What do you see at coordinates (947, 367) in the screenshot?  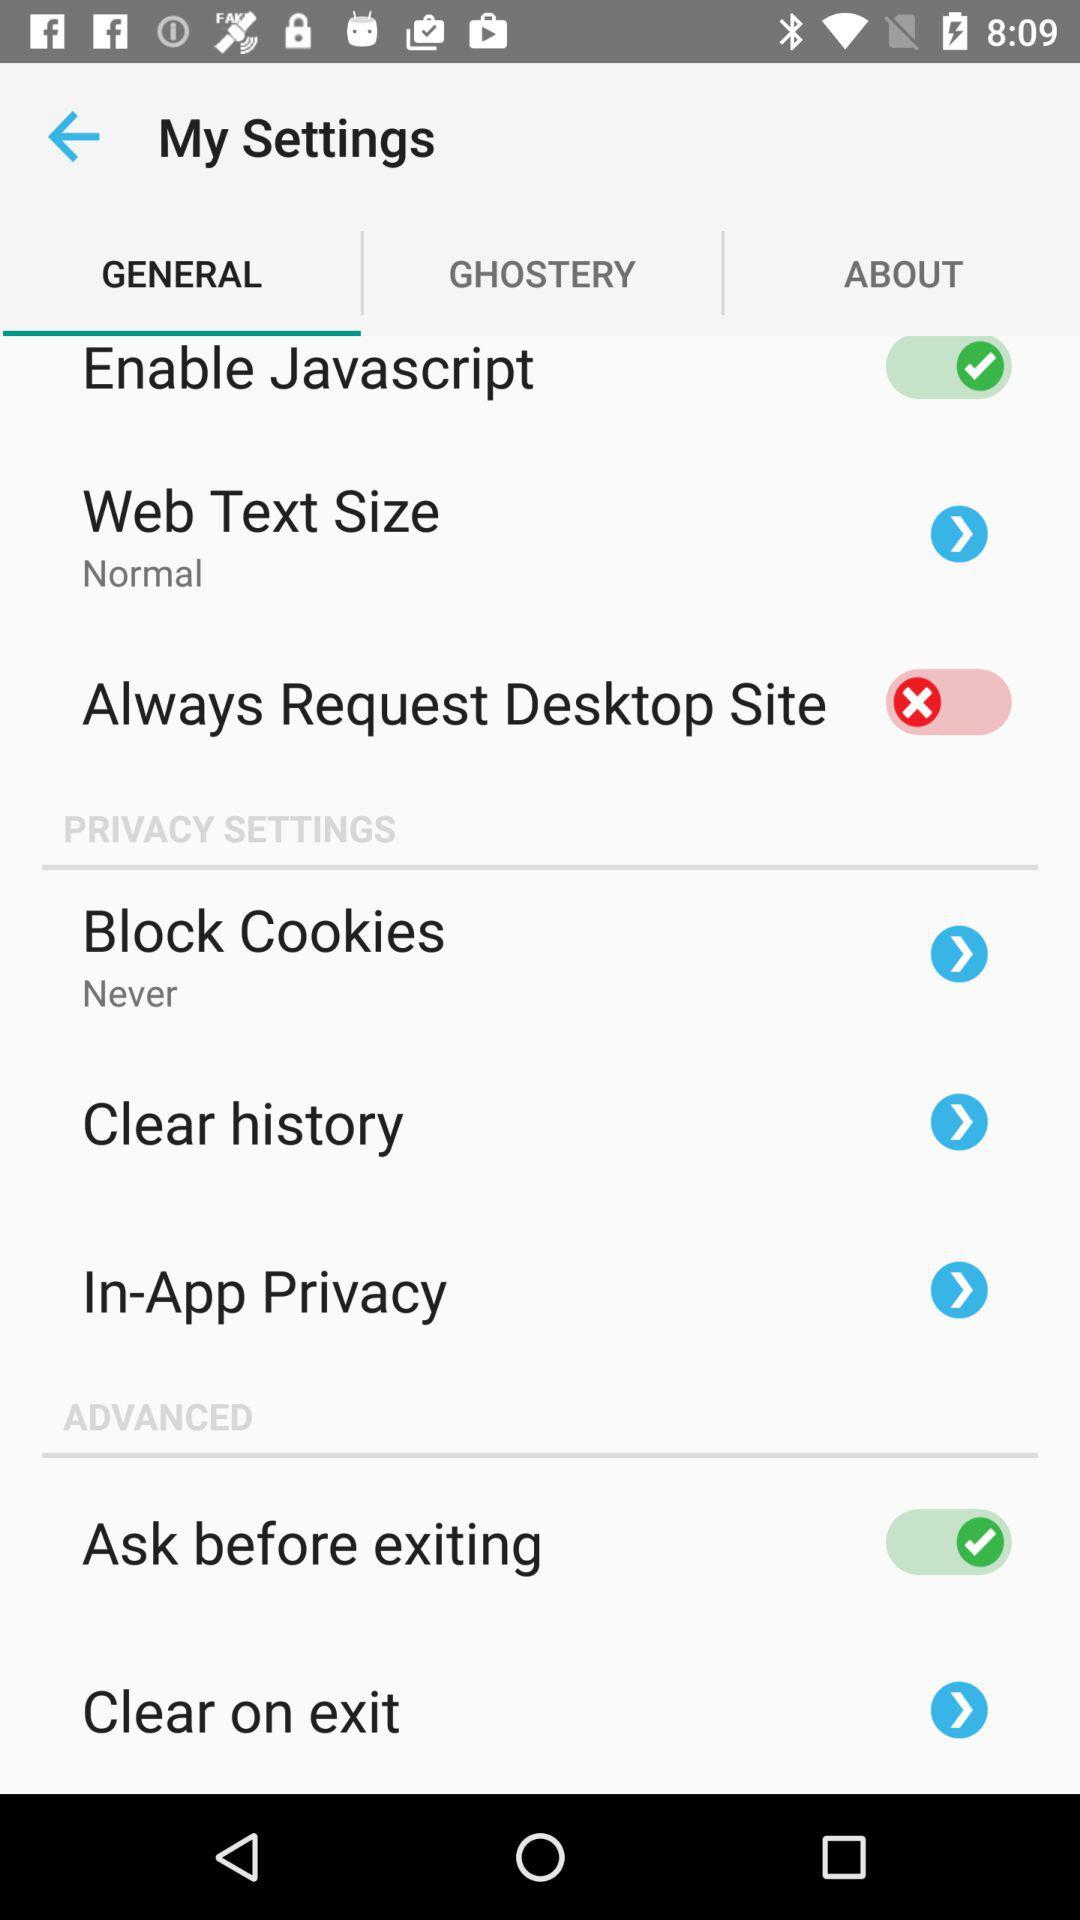 I see `enable/disable javascript toggle` at bounding box center [947, 367].